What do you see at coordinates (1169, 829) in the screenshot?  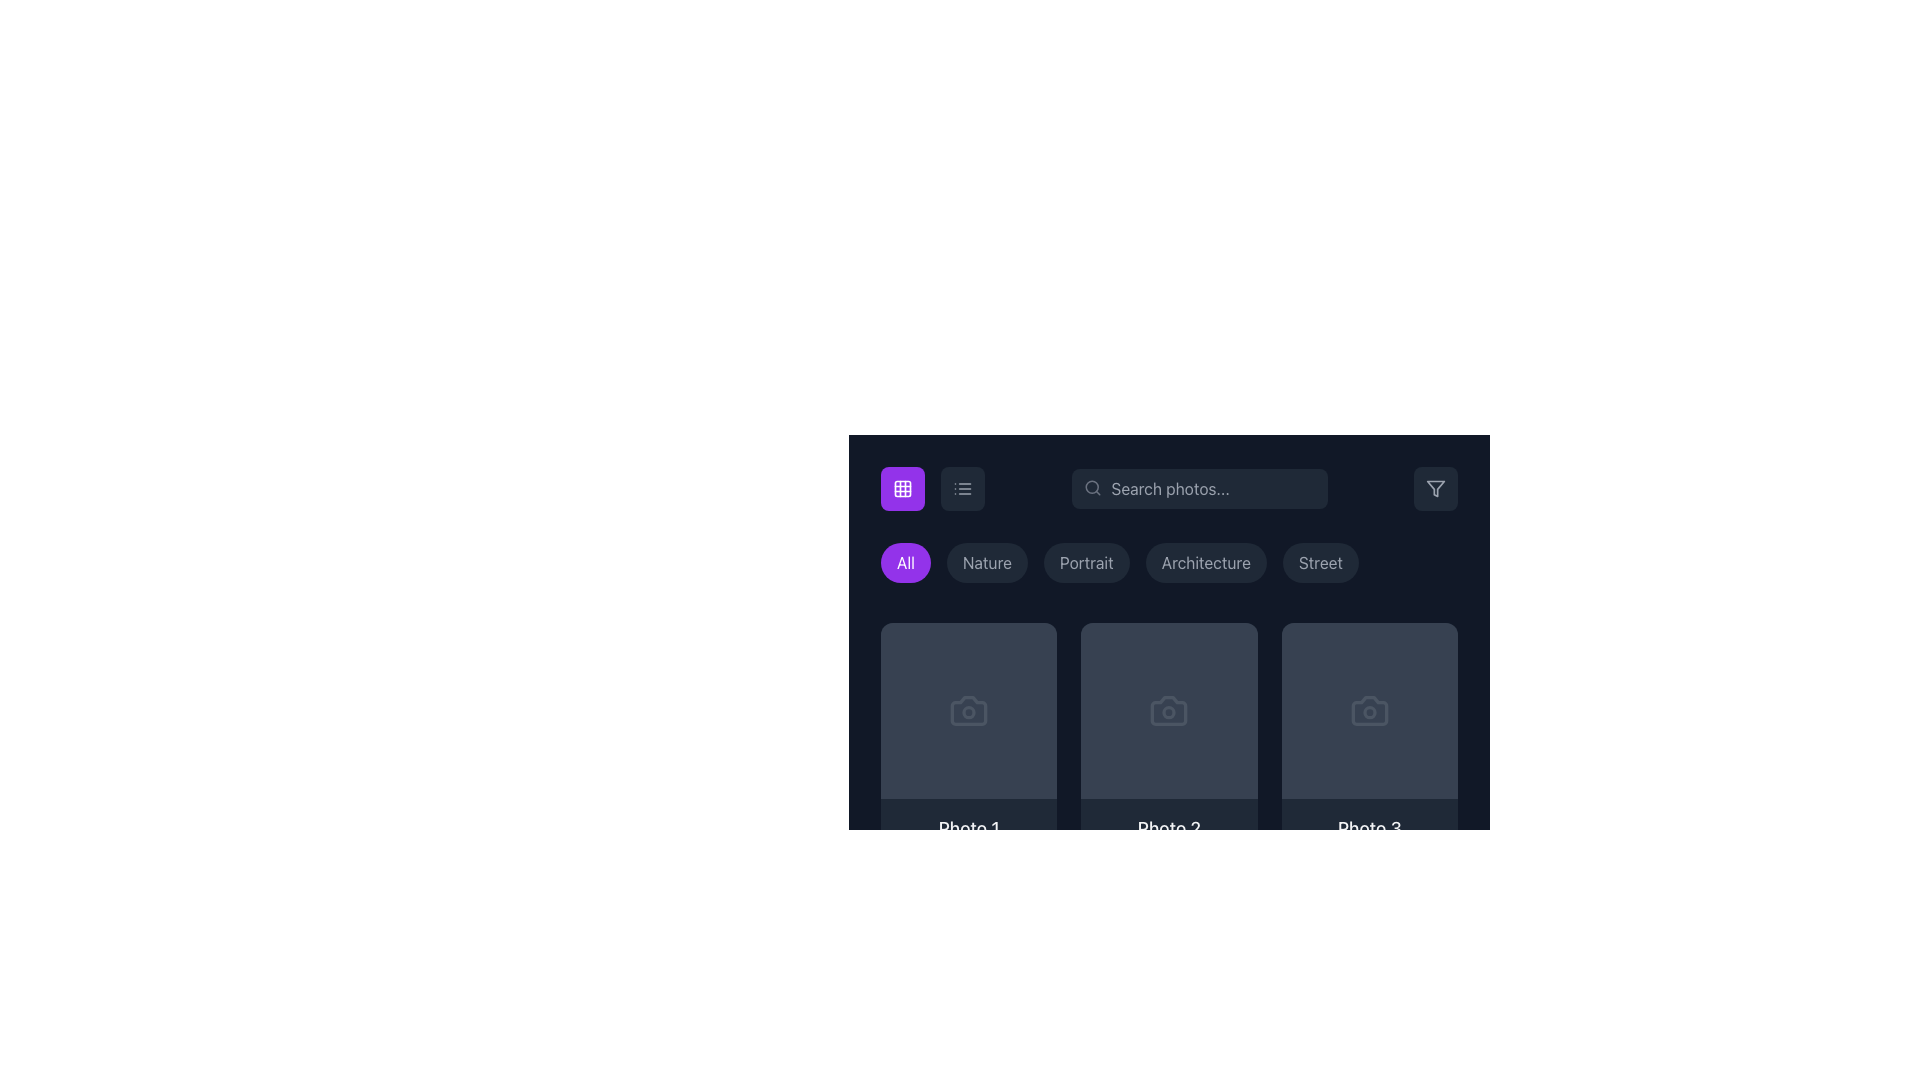 I see `the text label displaying 'Photo 2', which is styled with medium font weight and large font size on a dark background` at bounding box center [1169, 829].